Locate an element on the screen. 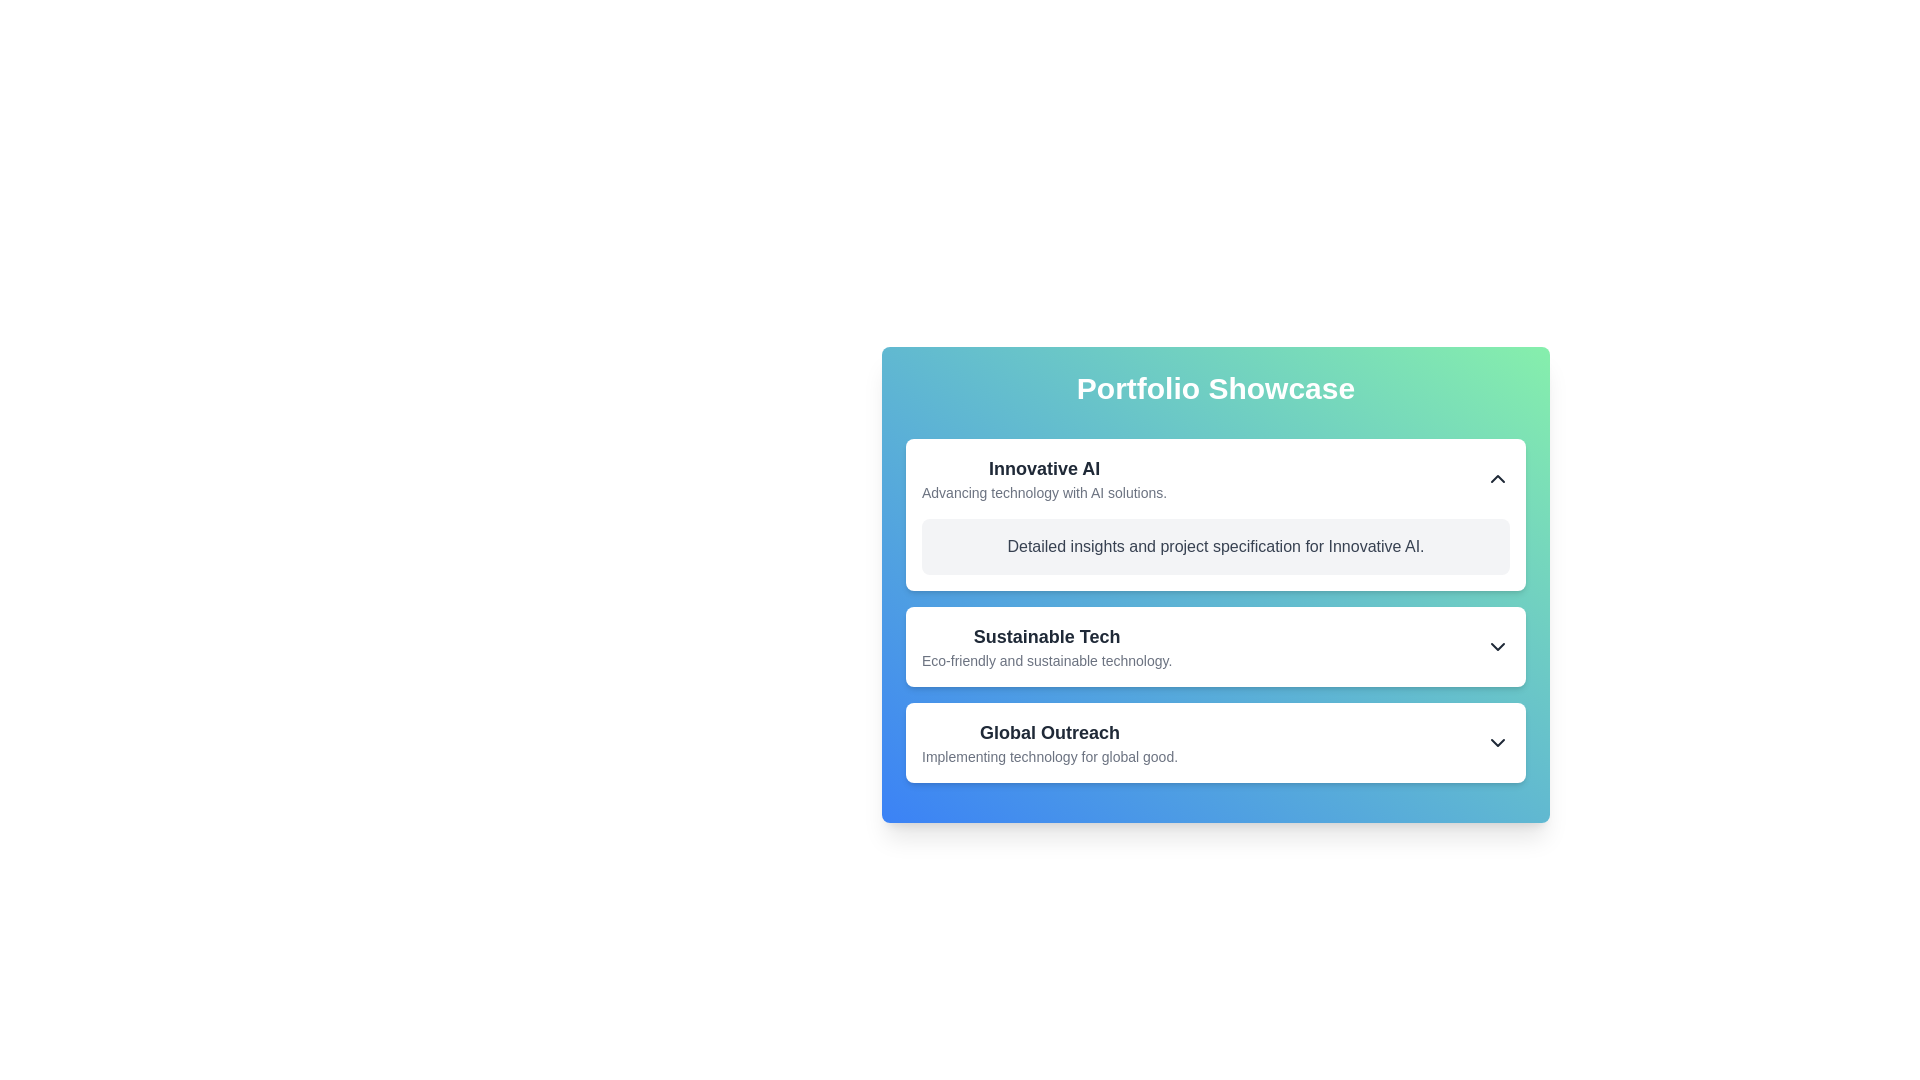  the text content of the Text block with hierarchical styling that includes 'Innovative AI' and 'Advancing technology with AI solutions.' located under the heading 'Portfolio Showcase' is located at coordinates (1043, 478).